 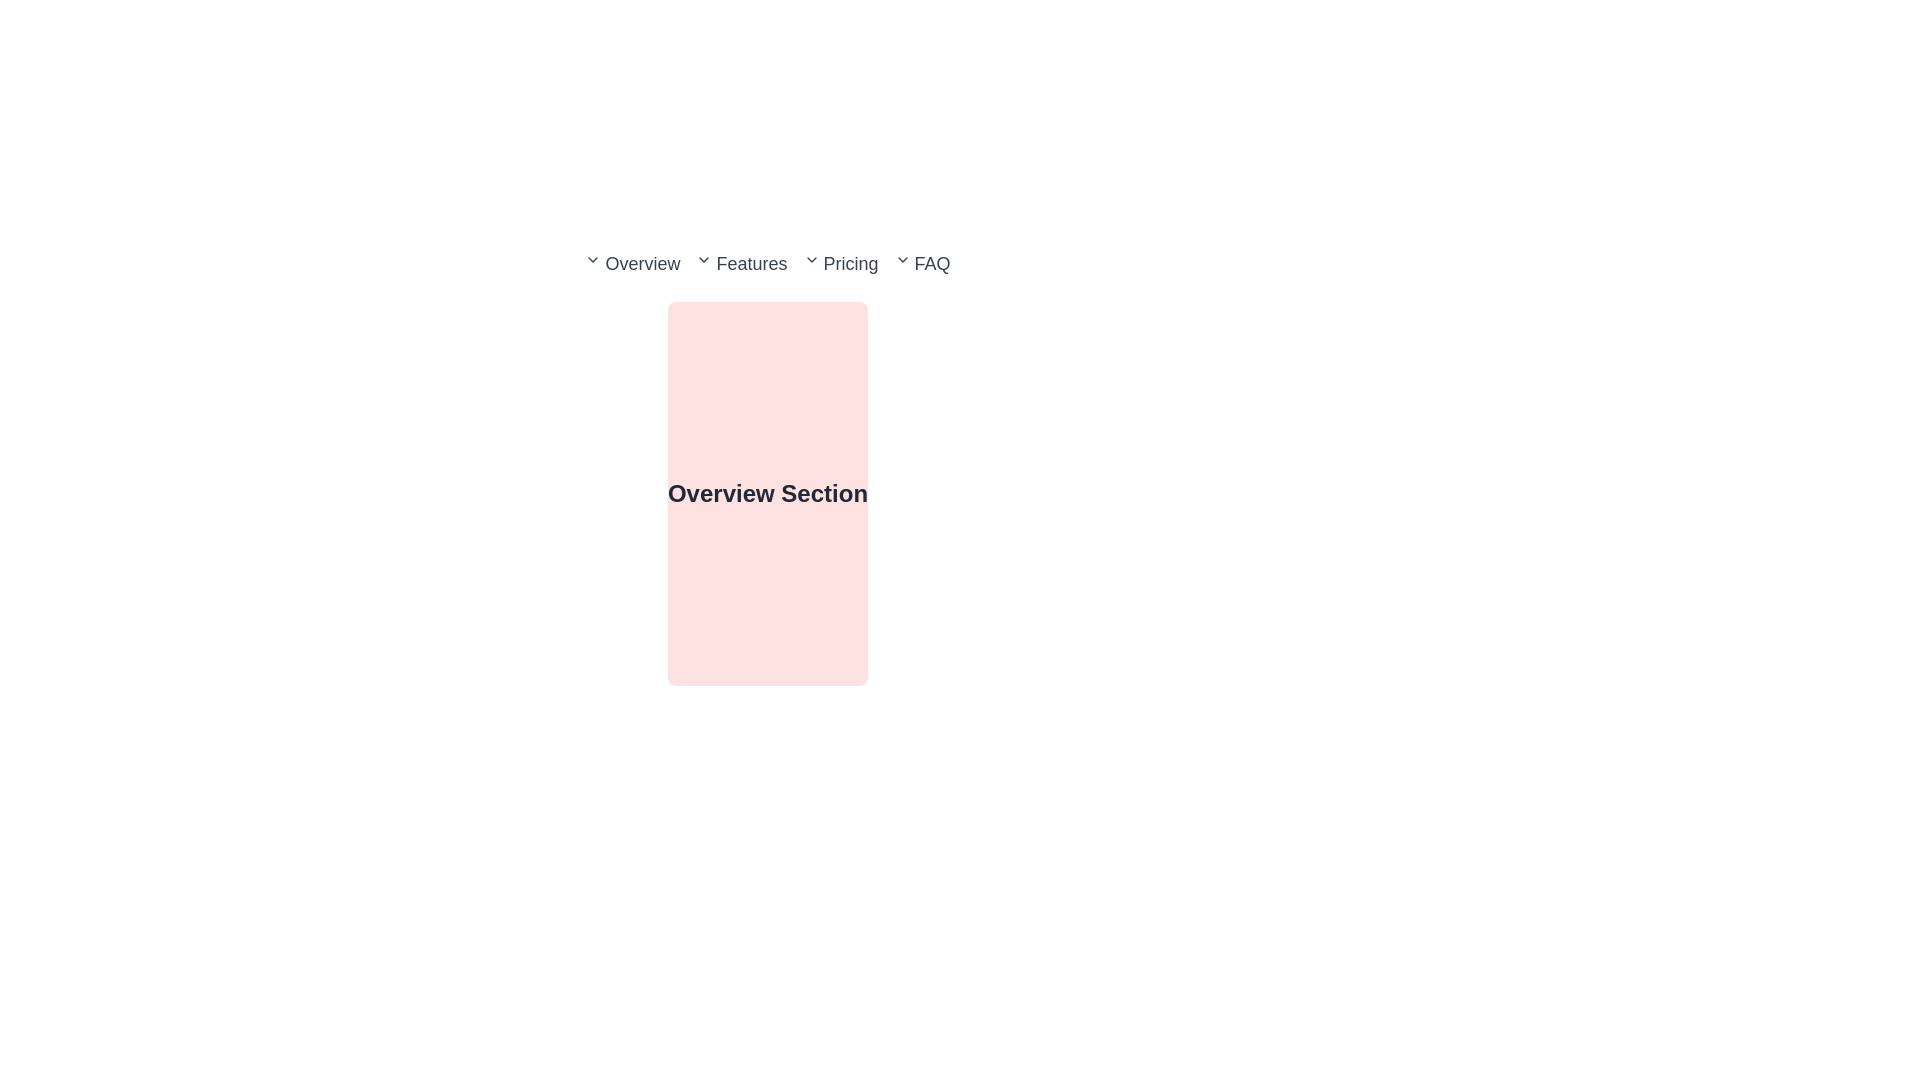 I want to click on the 'Features' hyperlink, which is styled with gray text and has a downward chevron icon, so click(x=740, y=262).